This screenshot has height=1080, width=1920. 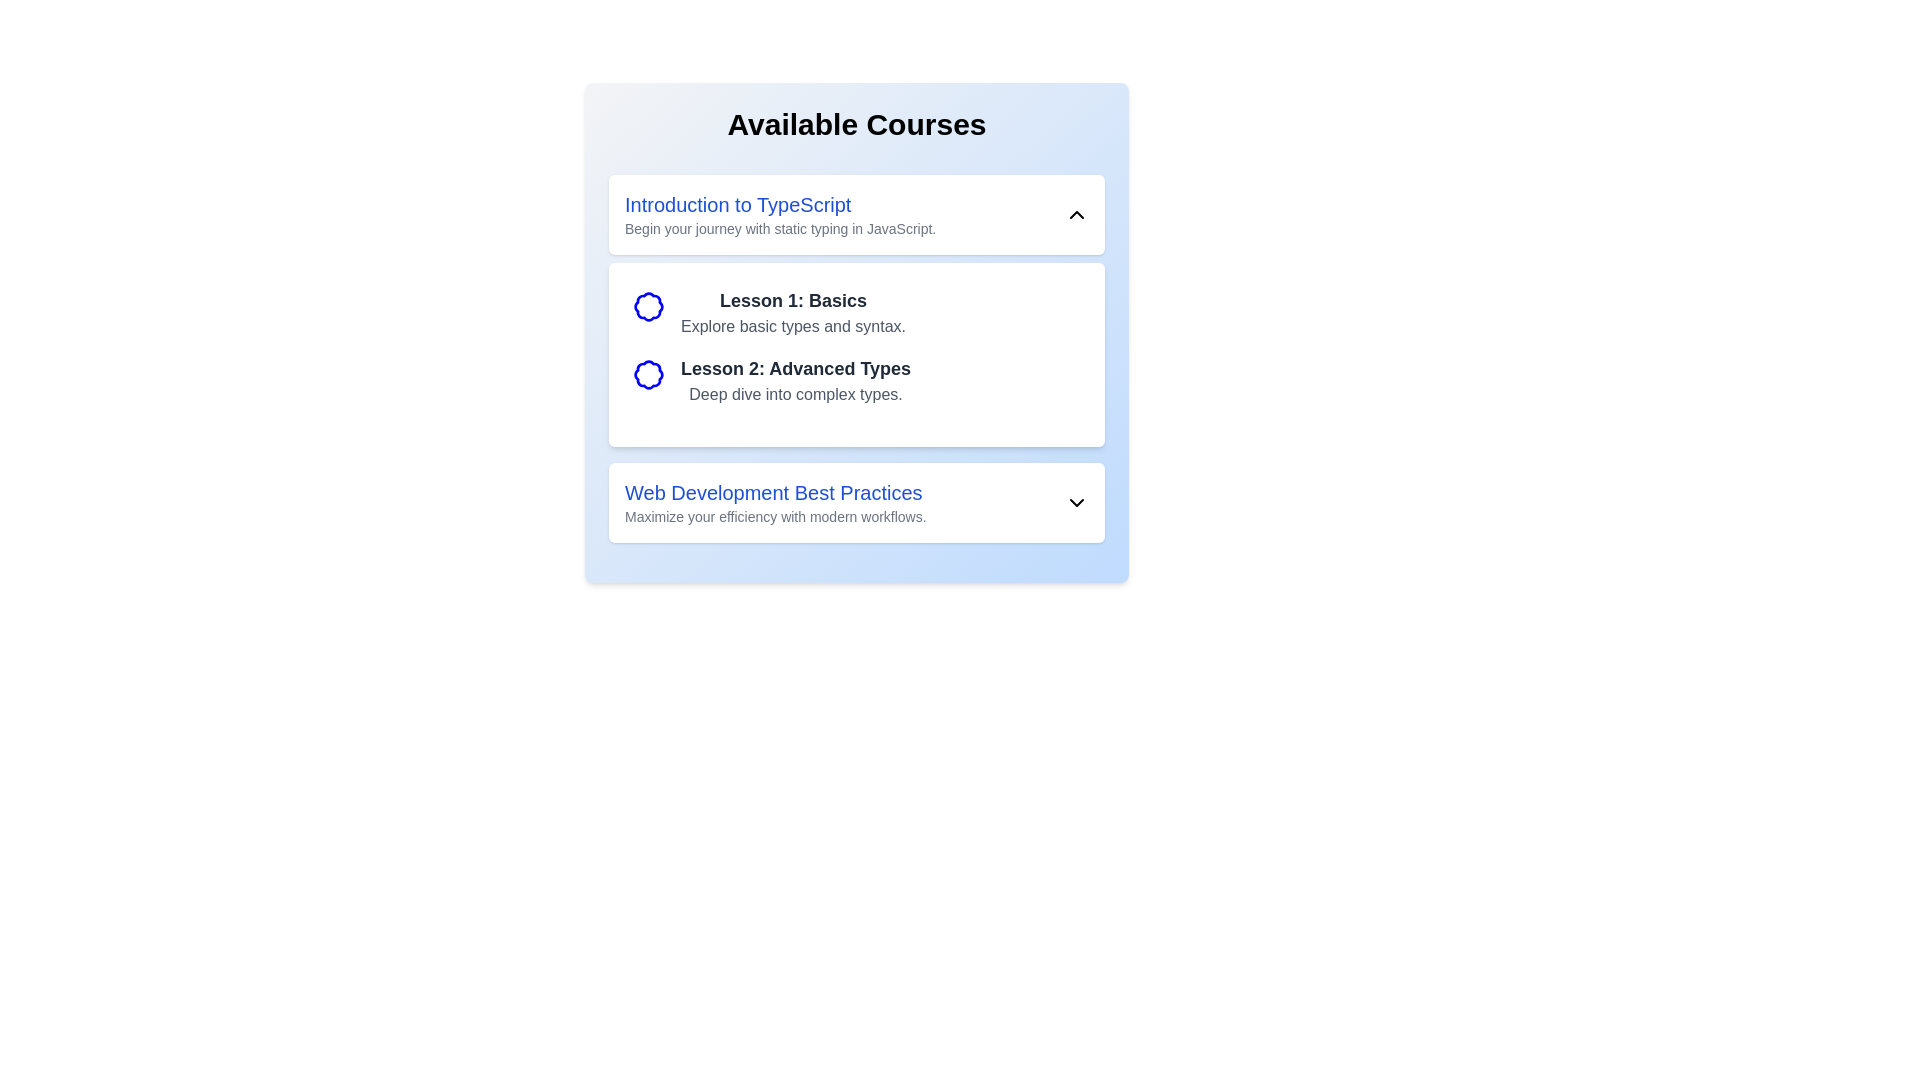 What do you see at coordinates (792, 326) in the screenshot?
I see `text 'Explore basic types and syntax.' located in the second section of the course list, directly below the section headline in 'Lesson 1: Basics'` at bounding box center [792, 326].